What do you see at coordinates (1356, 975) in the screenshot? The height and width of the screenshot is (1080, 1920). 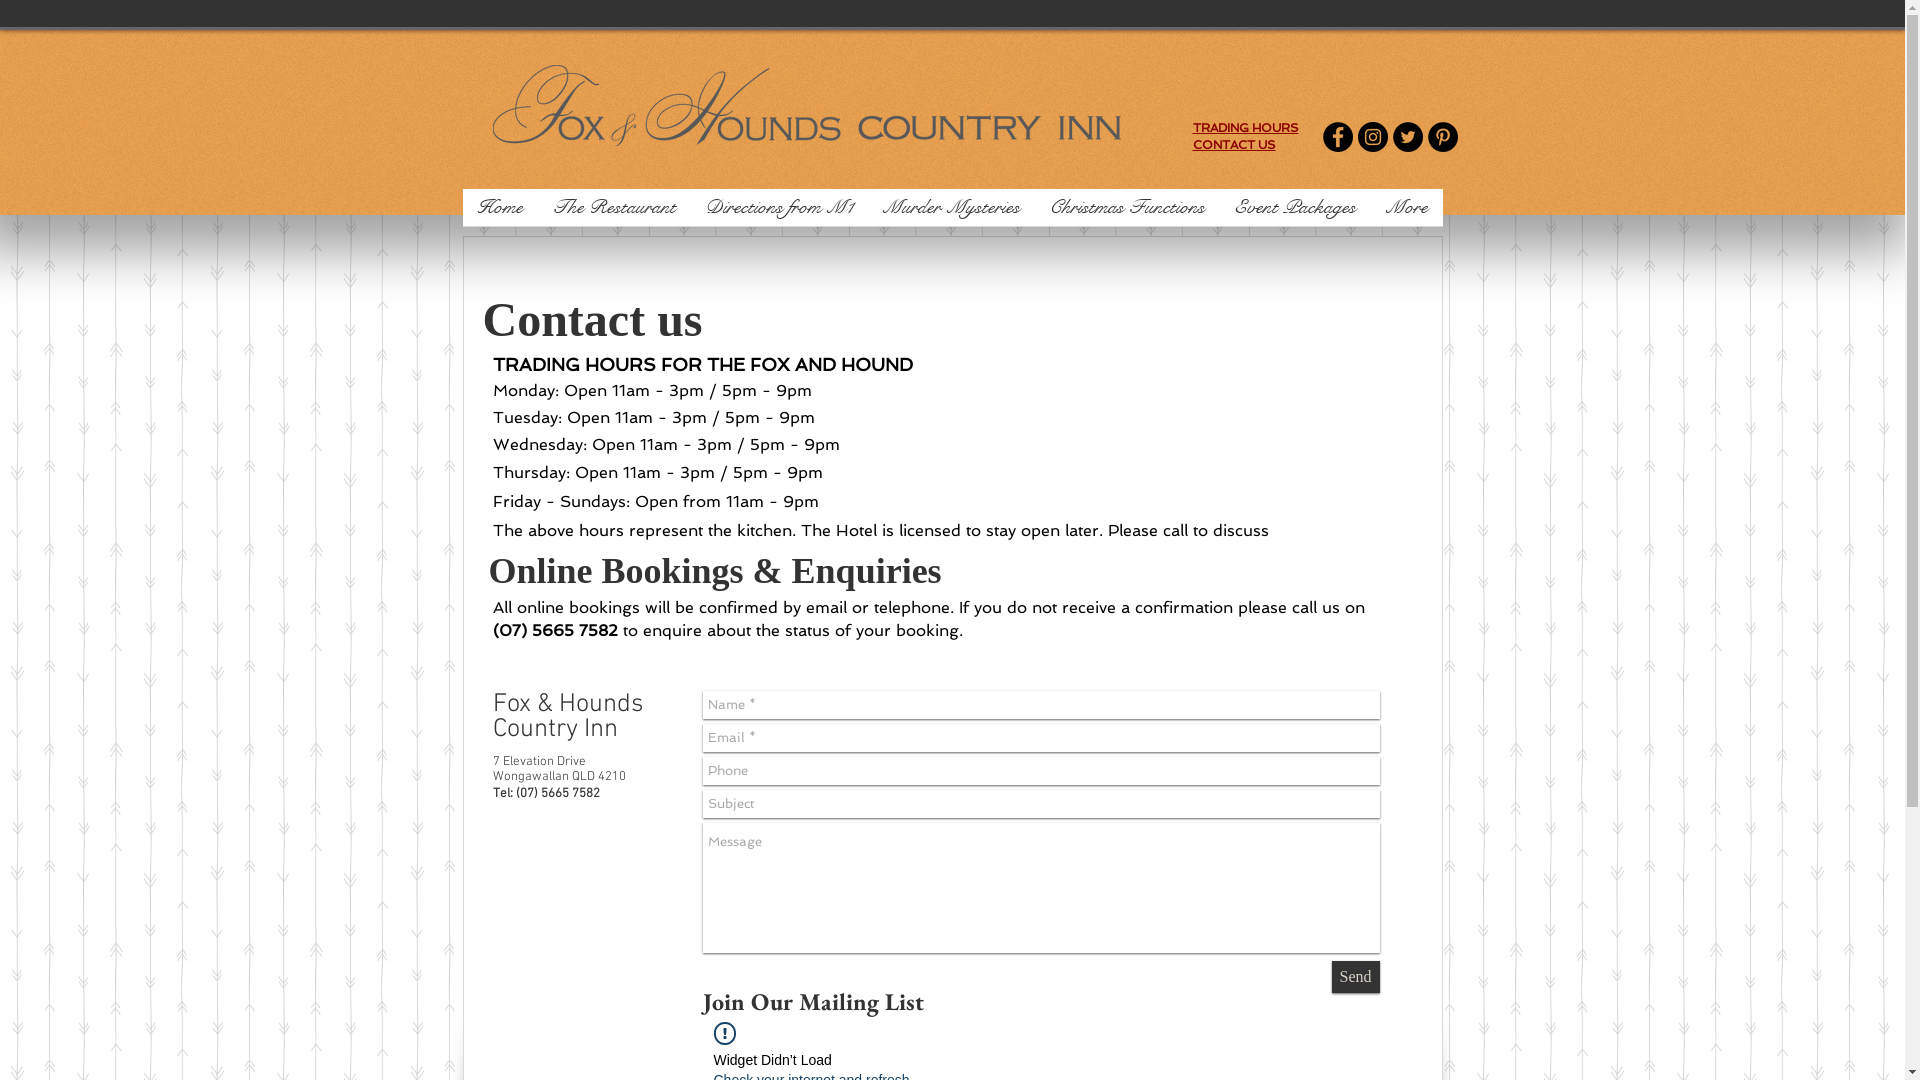 I see `'Send'` at bounding box center [1356, 975].